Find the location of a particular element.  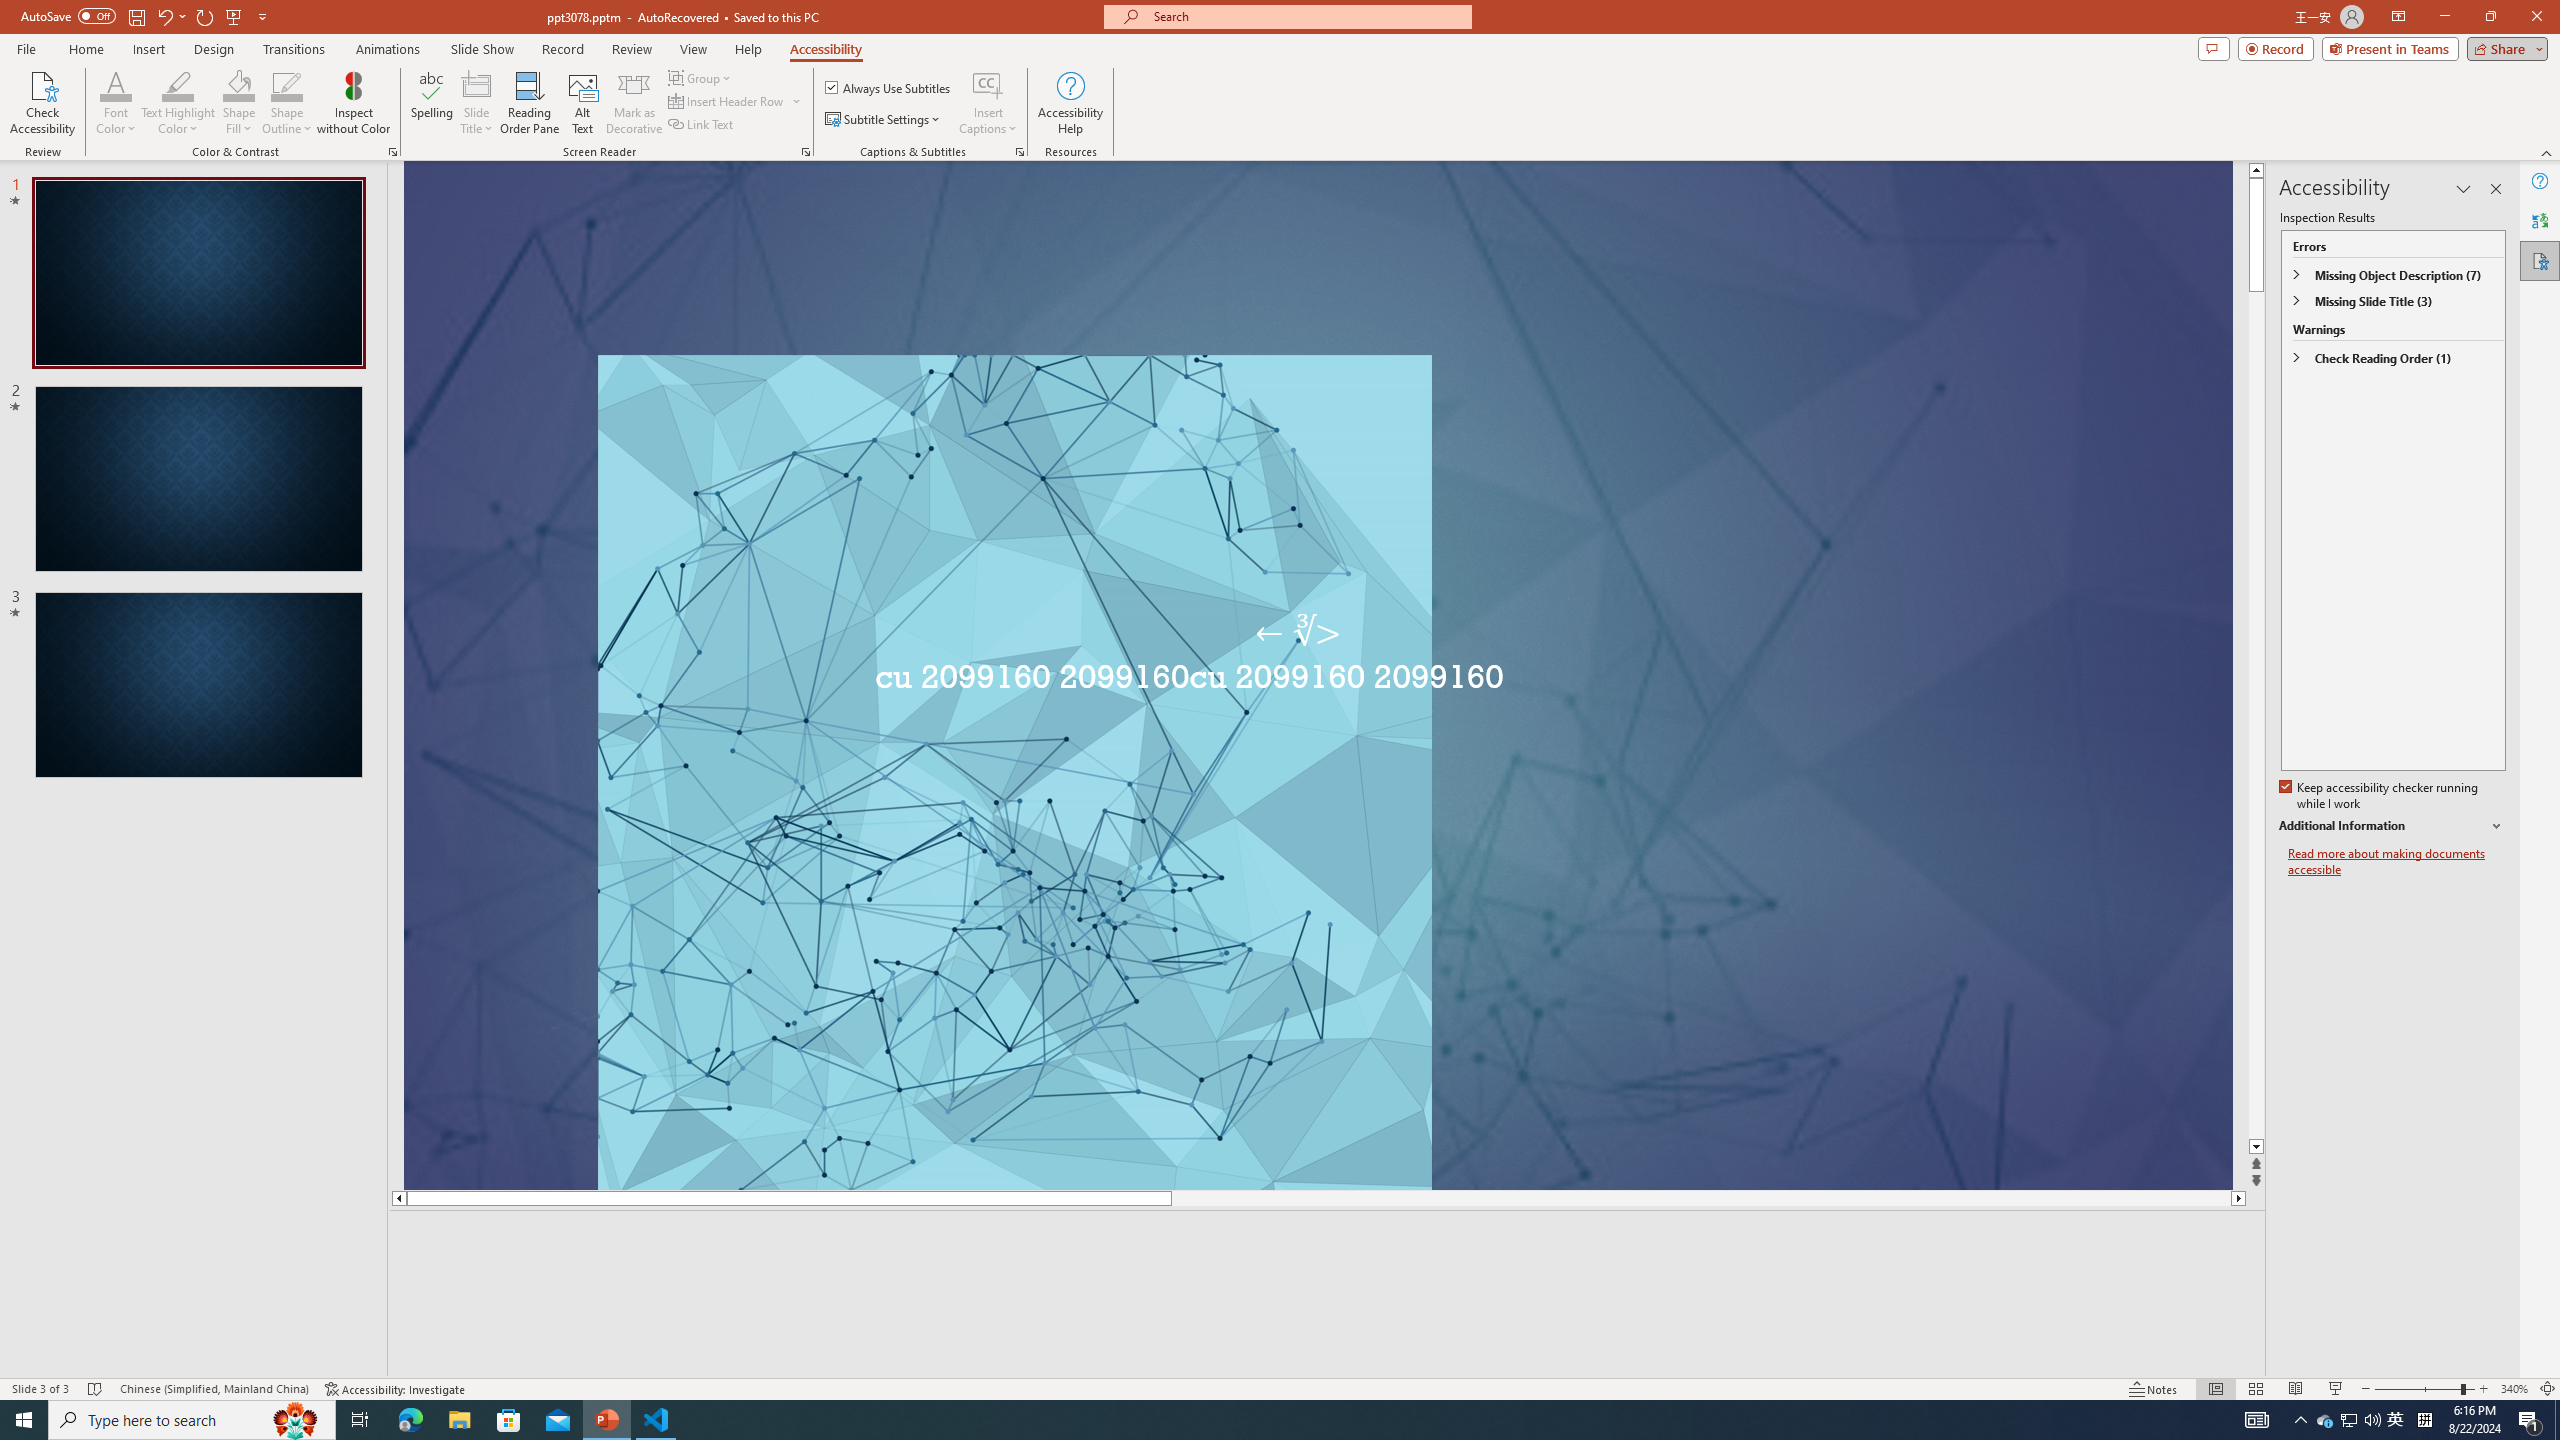

'Slide Title' is located at coordinates (476, 84).